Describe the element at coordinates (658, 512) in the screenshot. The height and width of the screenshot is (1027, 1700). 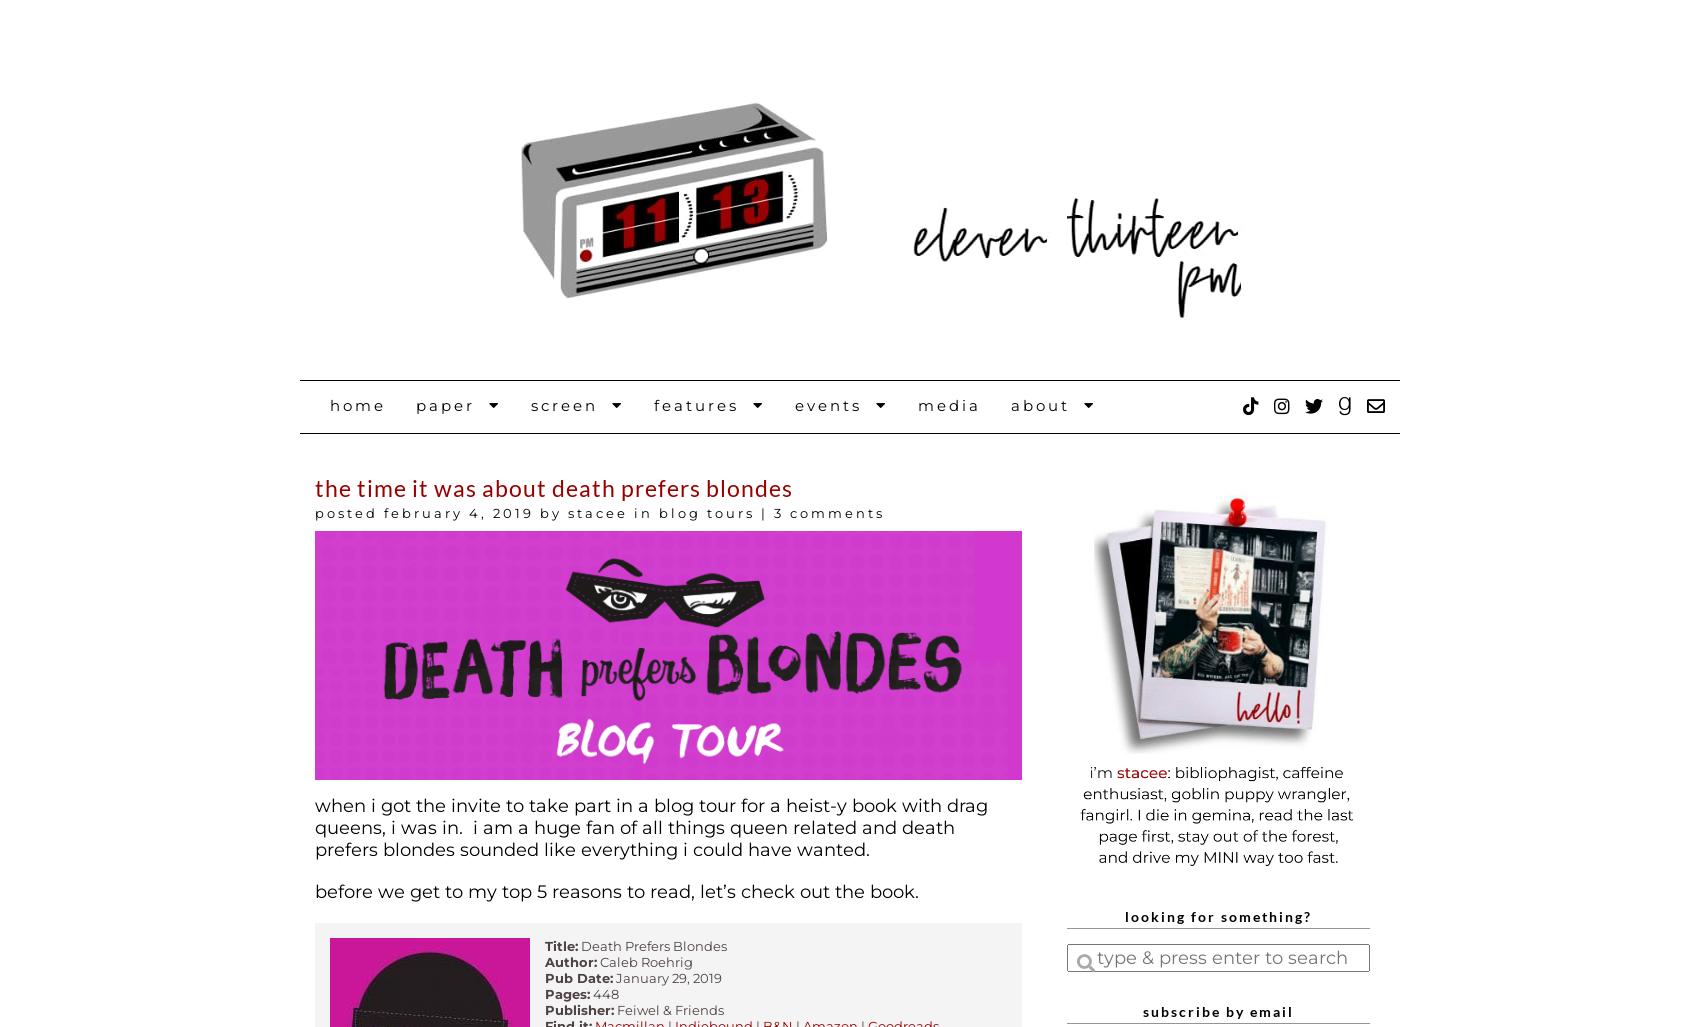
I see `'Blog Tours'` at that location.